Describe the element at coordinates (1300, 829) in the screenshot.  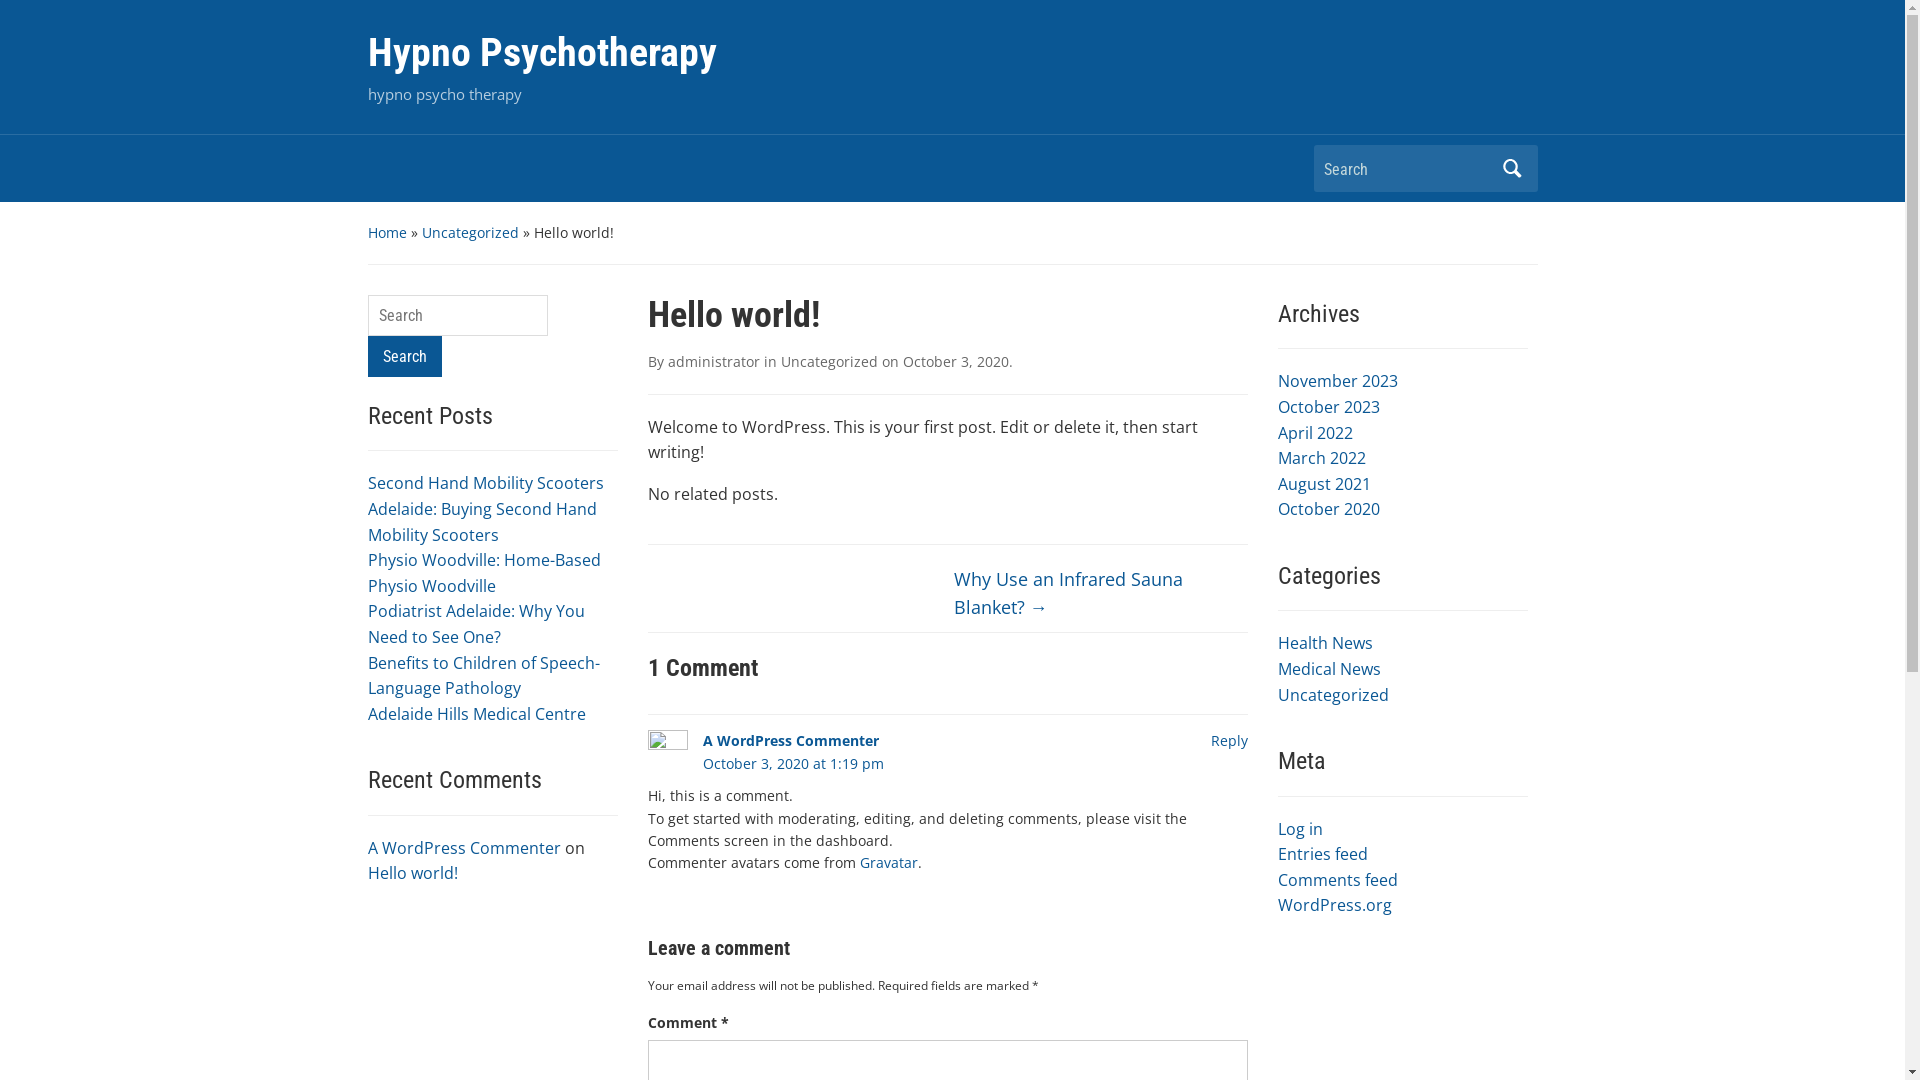
I see `'Log in'` at that location.